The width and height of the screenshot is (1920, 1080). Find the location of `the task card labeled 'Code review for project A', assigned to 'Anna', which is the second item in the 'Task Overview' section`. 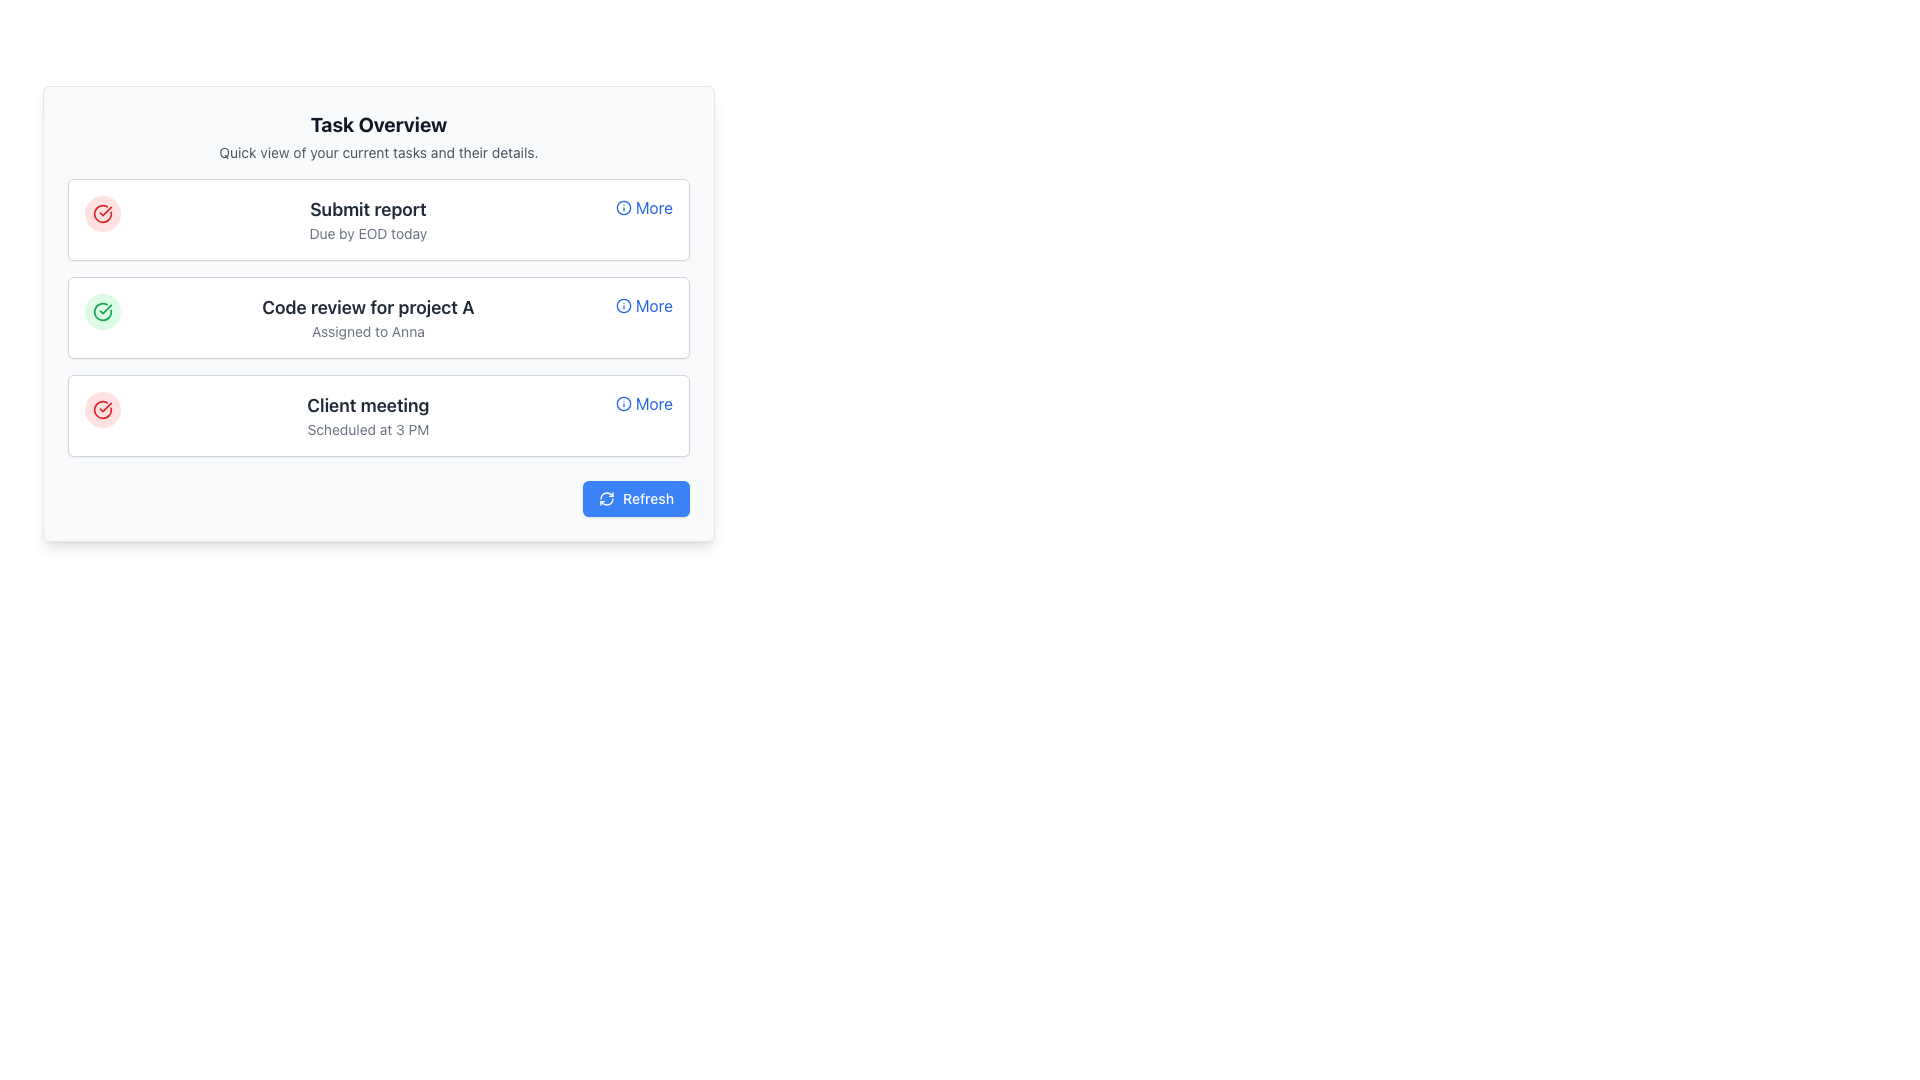

the task card labeled 'Code review for project A', assigned to 'Anna', which is the second item in the 'Task Overview' section is located at coordinates (379, 316).